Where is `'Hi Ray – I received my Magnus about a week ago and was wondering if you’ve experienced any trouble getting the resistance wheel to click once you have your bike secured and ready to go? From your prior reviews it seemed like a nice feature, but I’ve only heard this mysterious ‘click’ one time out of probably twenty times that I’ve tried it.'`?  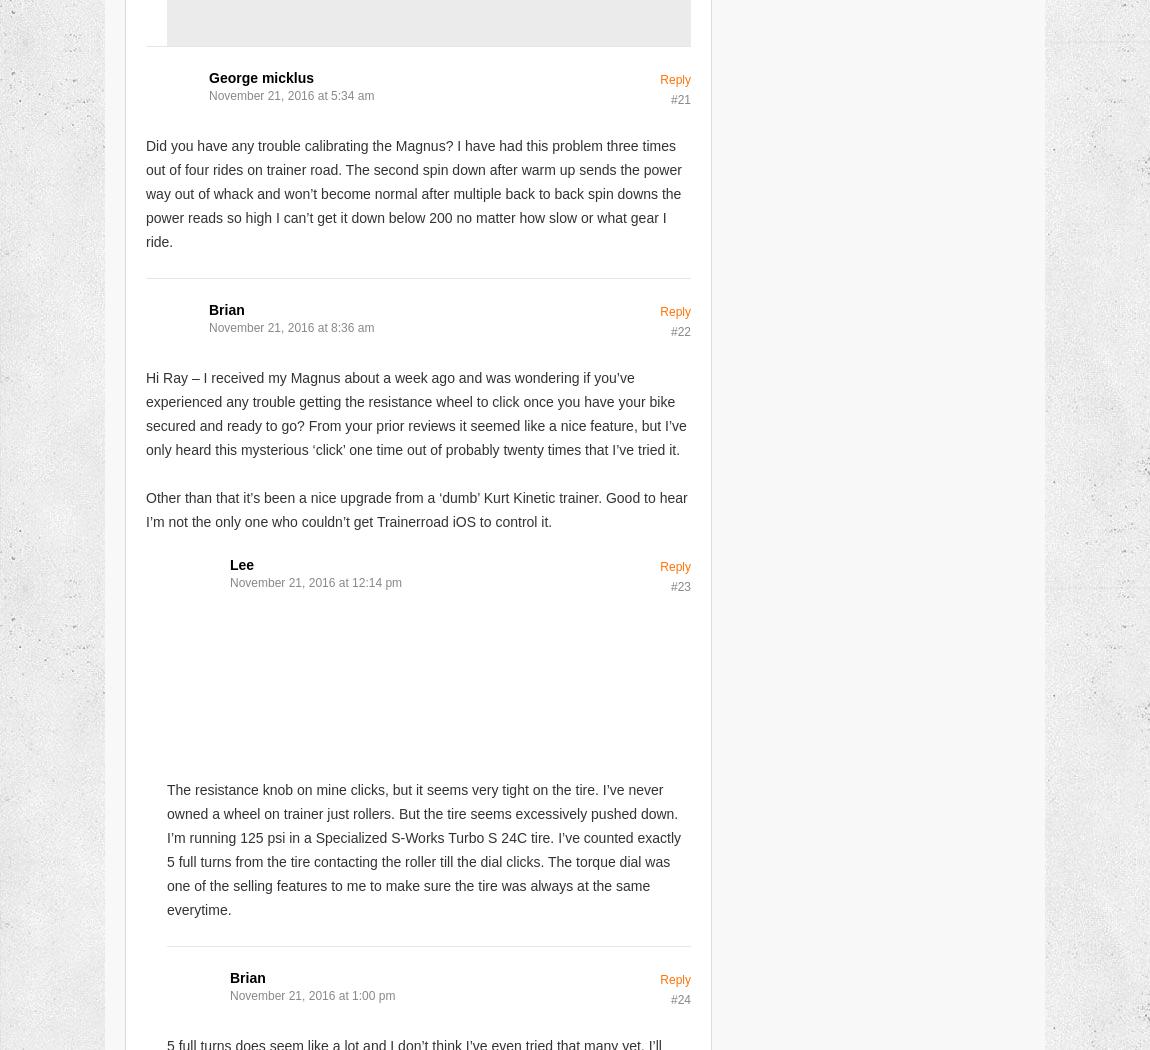
'Hi Ray – I received my Magnus about a week ago and was wondering if you’ve experienced any trouble getting the resistance wheel to click once you have your bike secured and ready to go? From your prior reviews it seemed like a nice feature, but I’ve only heard this mysterious ‘click’ one time out of probably twenty times that I’ve tried it.' is located at coordinates (145, 412).